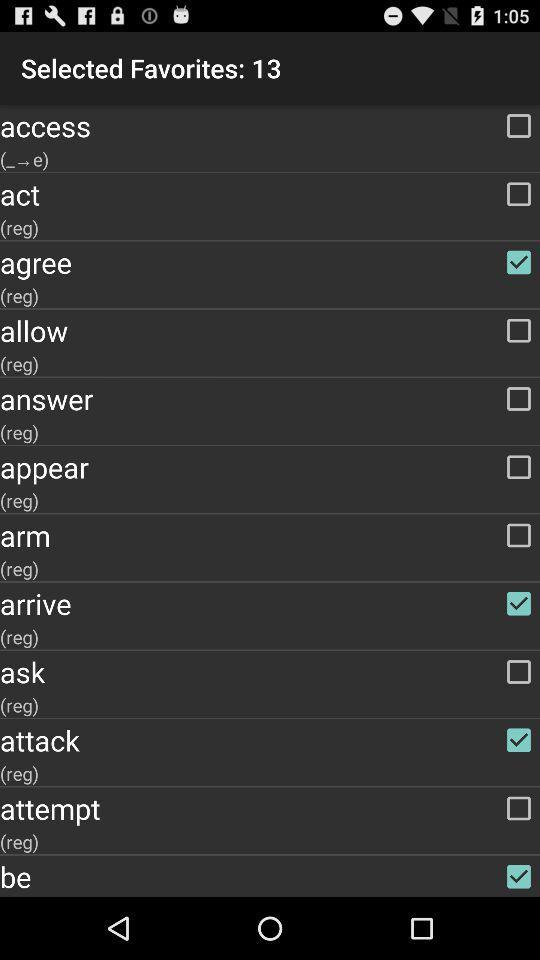  Describe the element at coordinates (270, 875) in the screenshot. I see `be` at that location.